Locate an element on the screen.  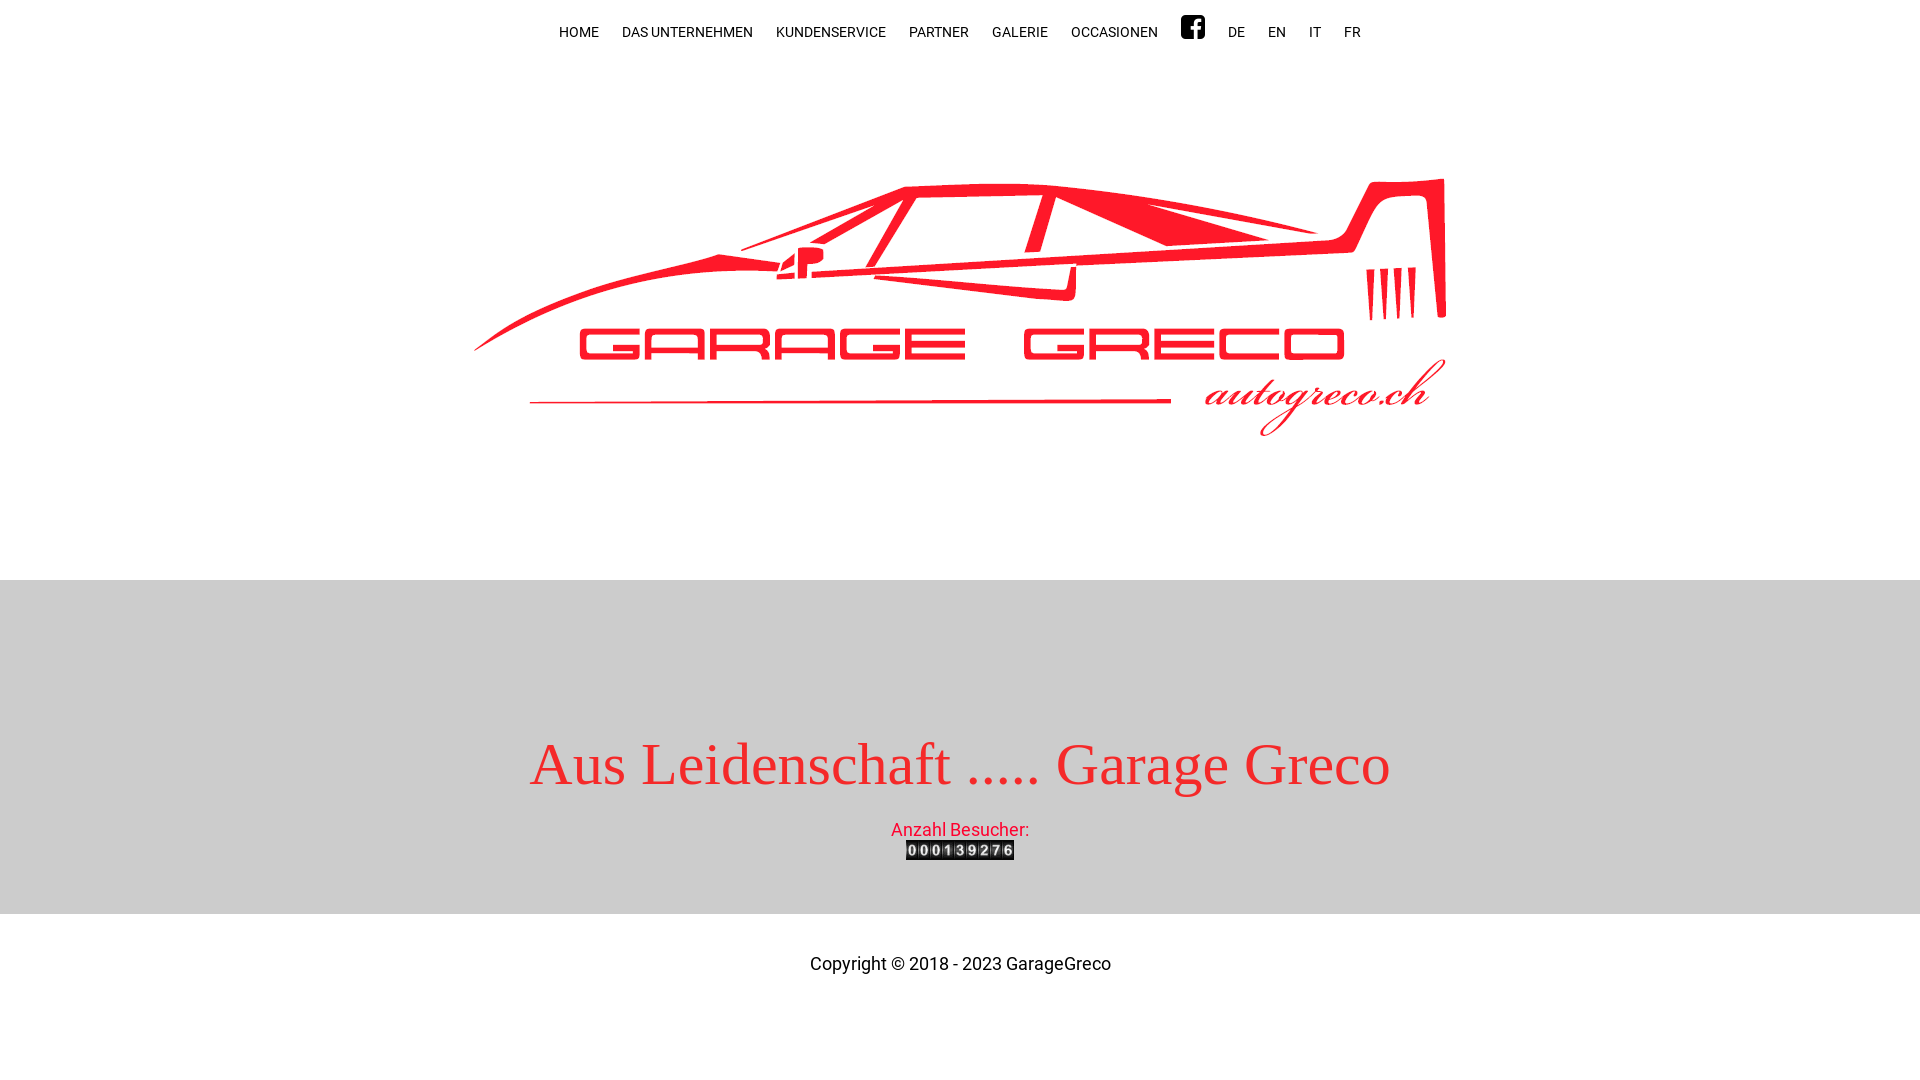
'HOME' is located at coordinates (578, 31).